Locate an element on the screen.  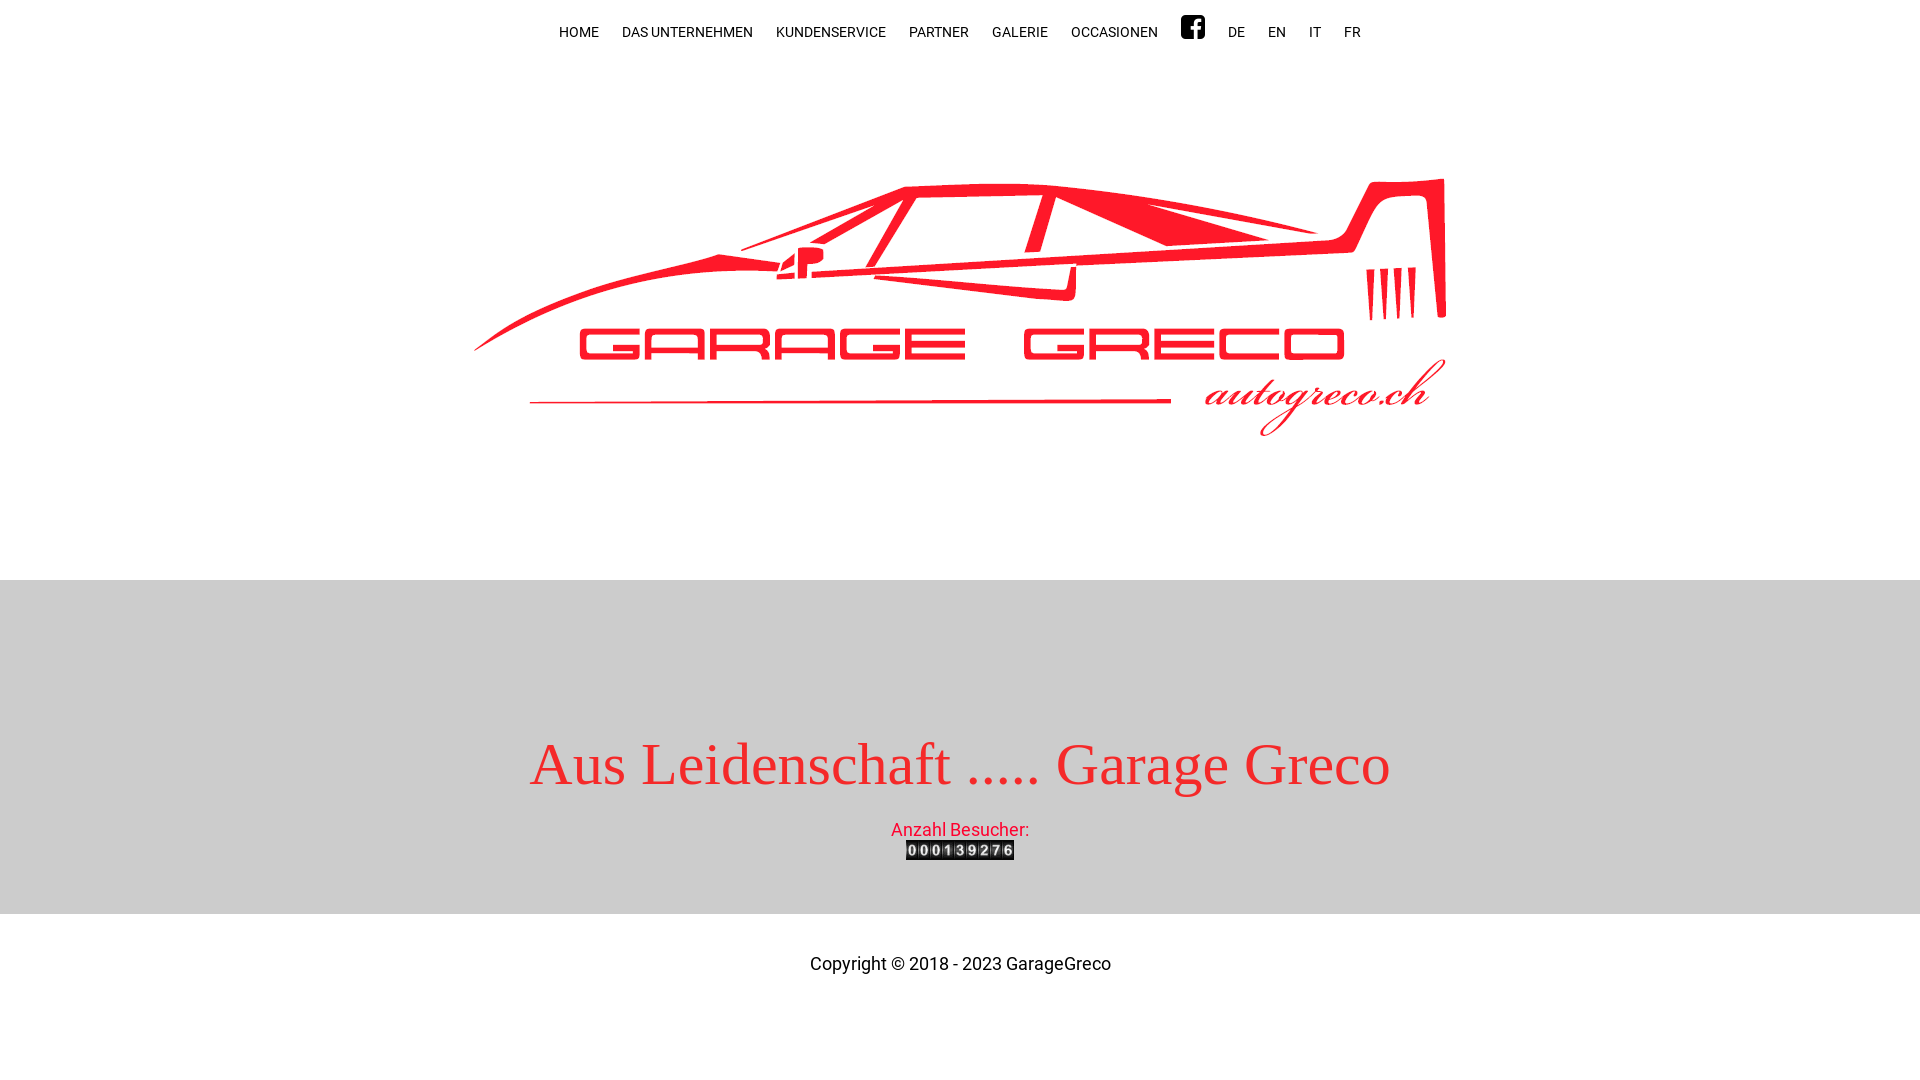
'HOME' is located at coordinates (578, 31).